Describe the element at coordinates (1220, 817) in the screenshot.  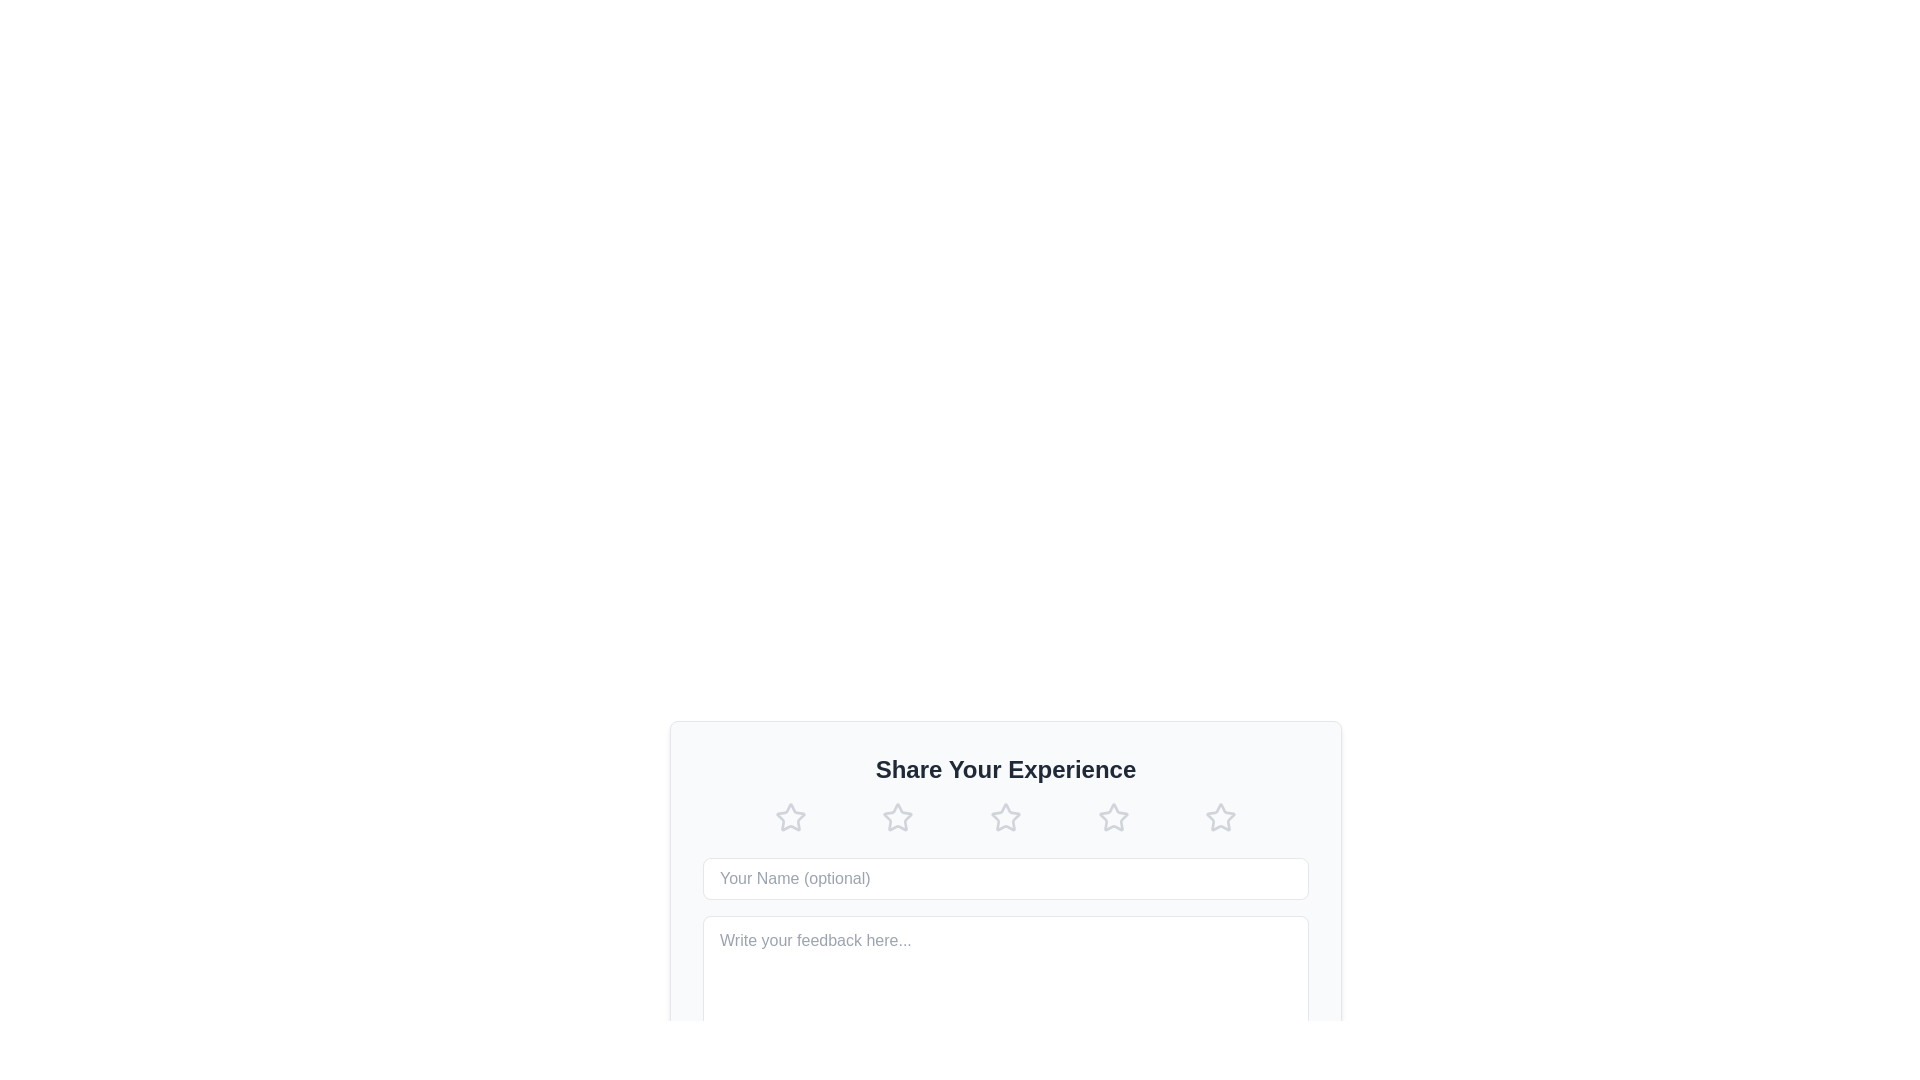
I see `the star-shaped icon with a gray outline` at that location.